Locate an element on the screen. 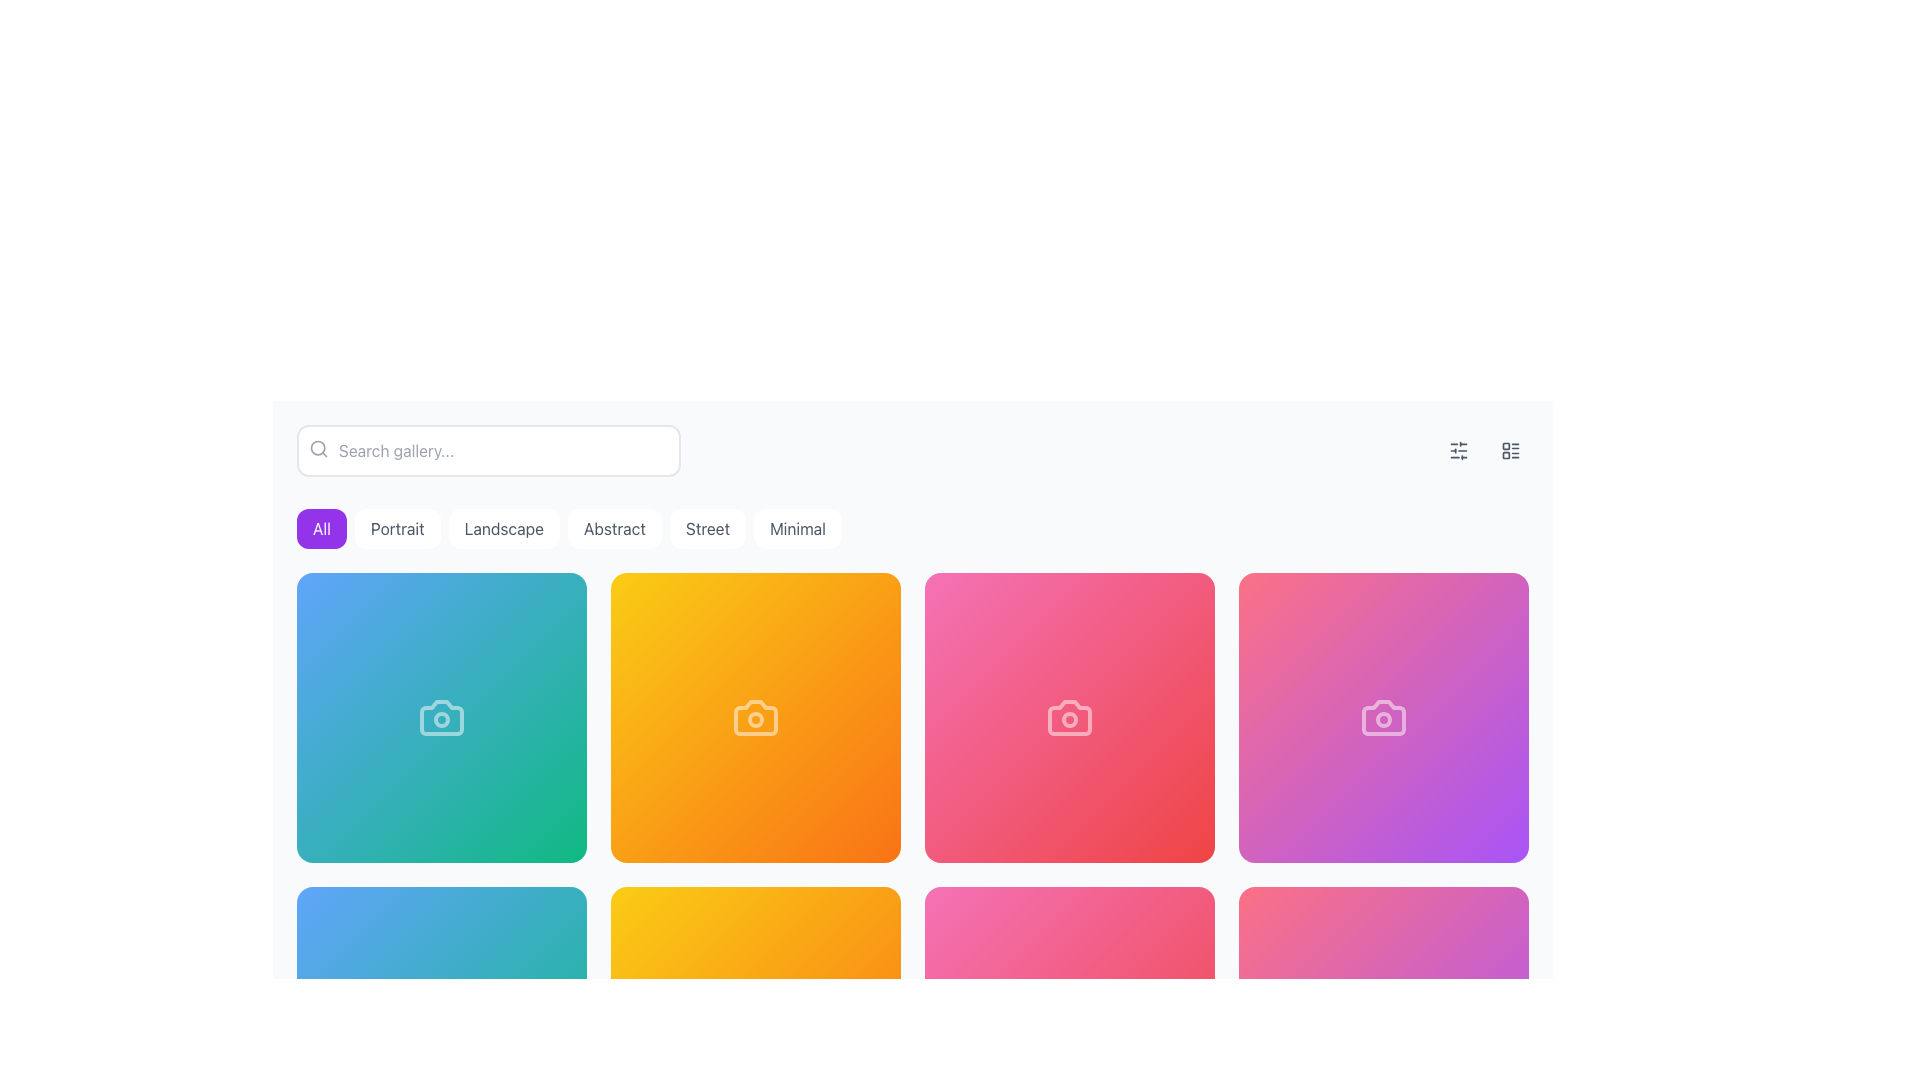 This screenshot has height=1080, width=1920. small white outlined circle located centrally within the camera icon on the yellow-orange gradient background using developer tools is located at coordinates (754, 720).